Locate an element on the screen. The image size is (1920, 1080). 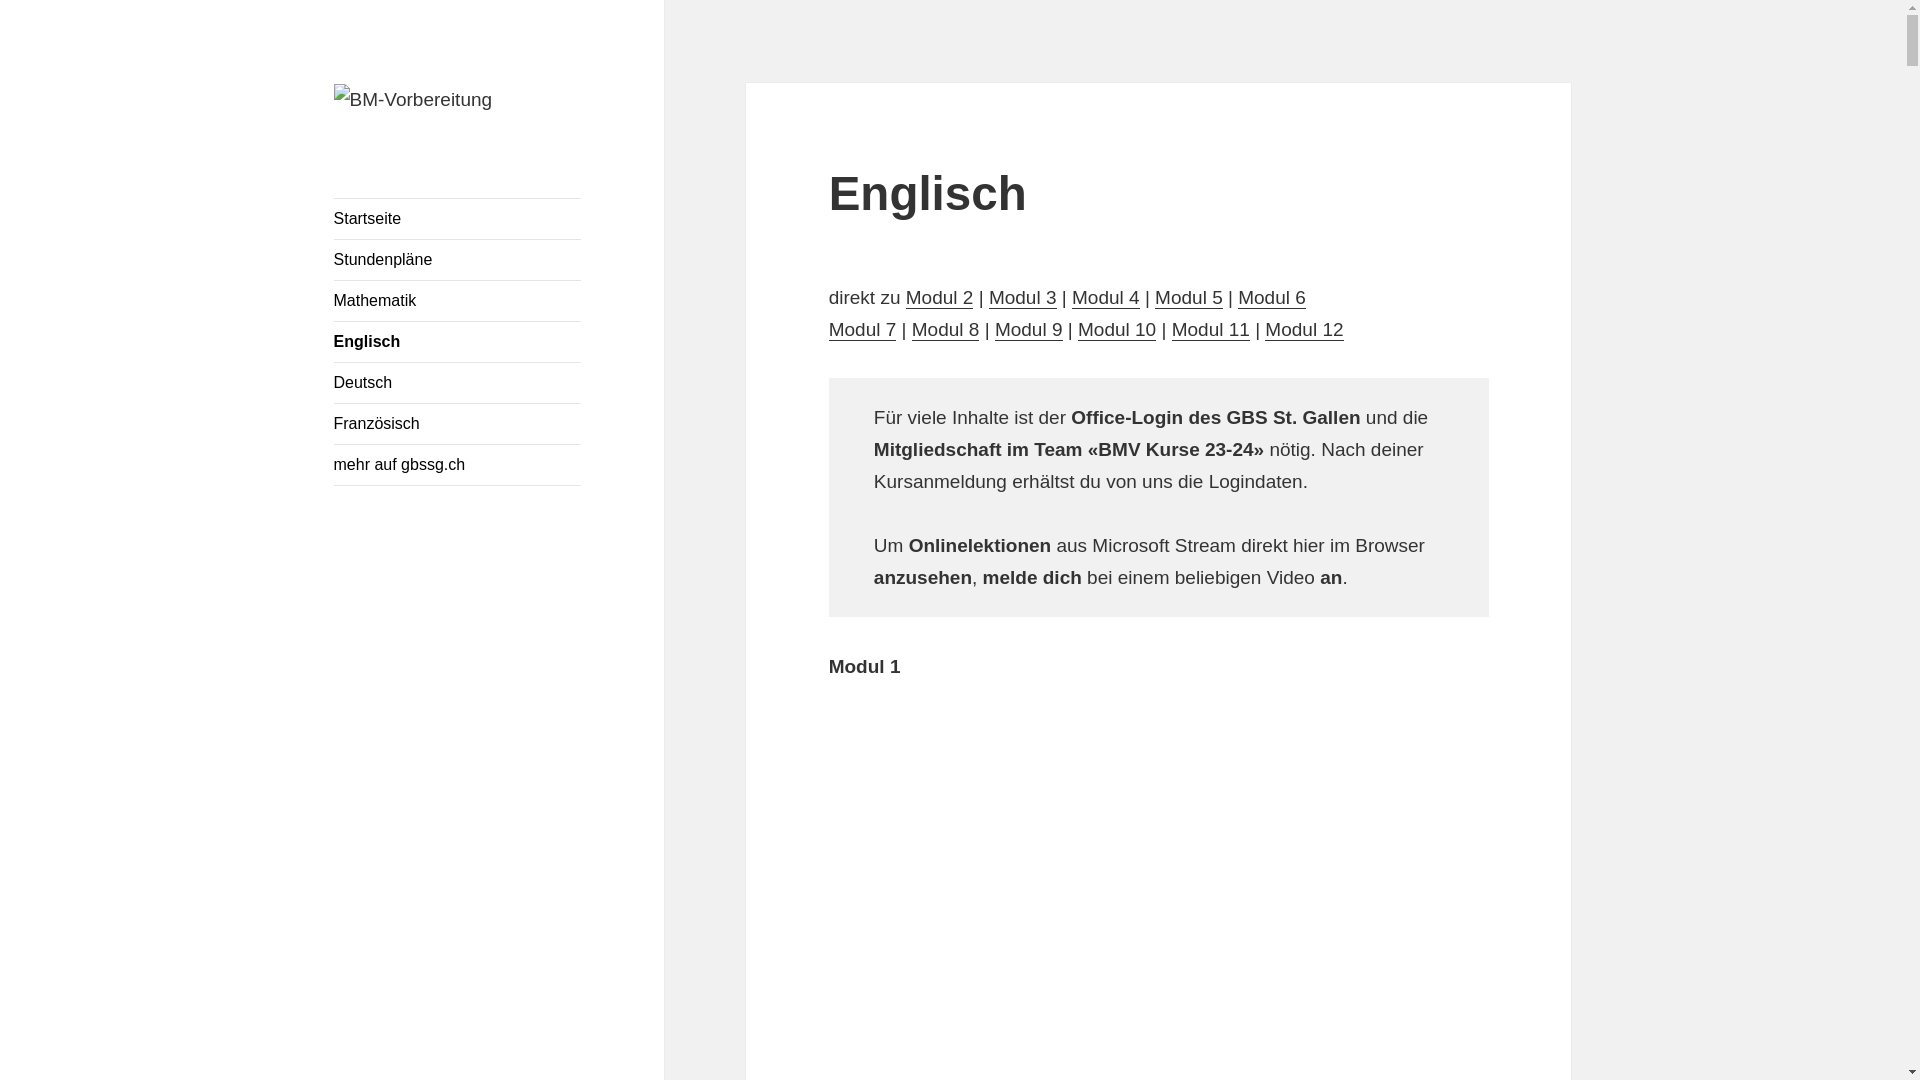
'Modul 4' is located at coordinates (1104, 297).